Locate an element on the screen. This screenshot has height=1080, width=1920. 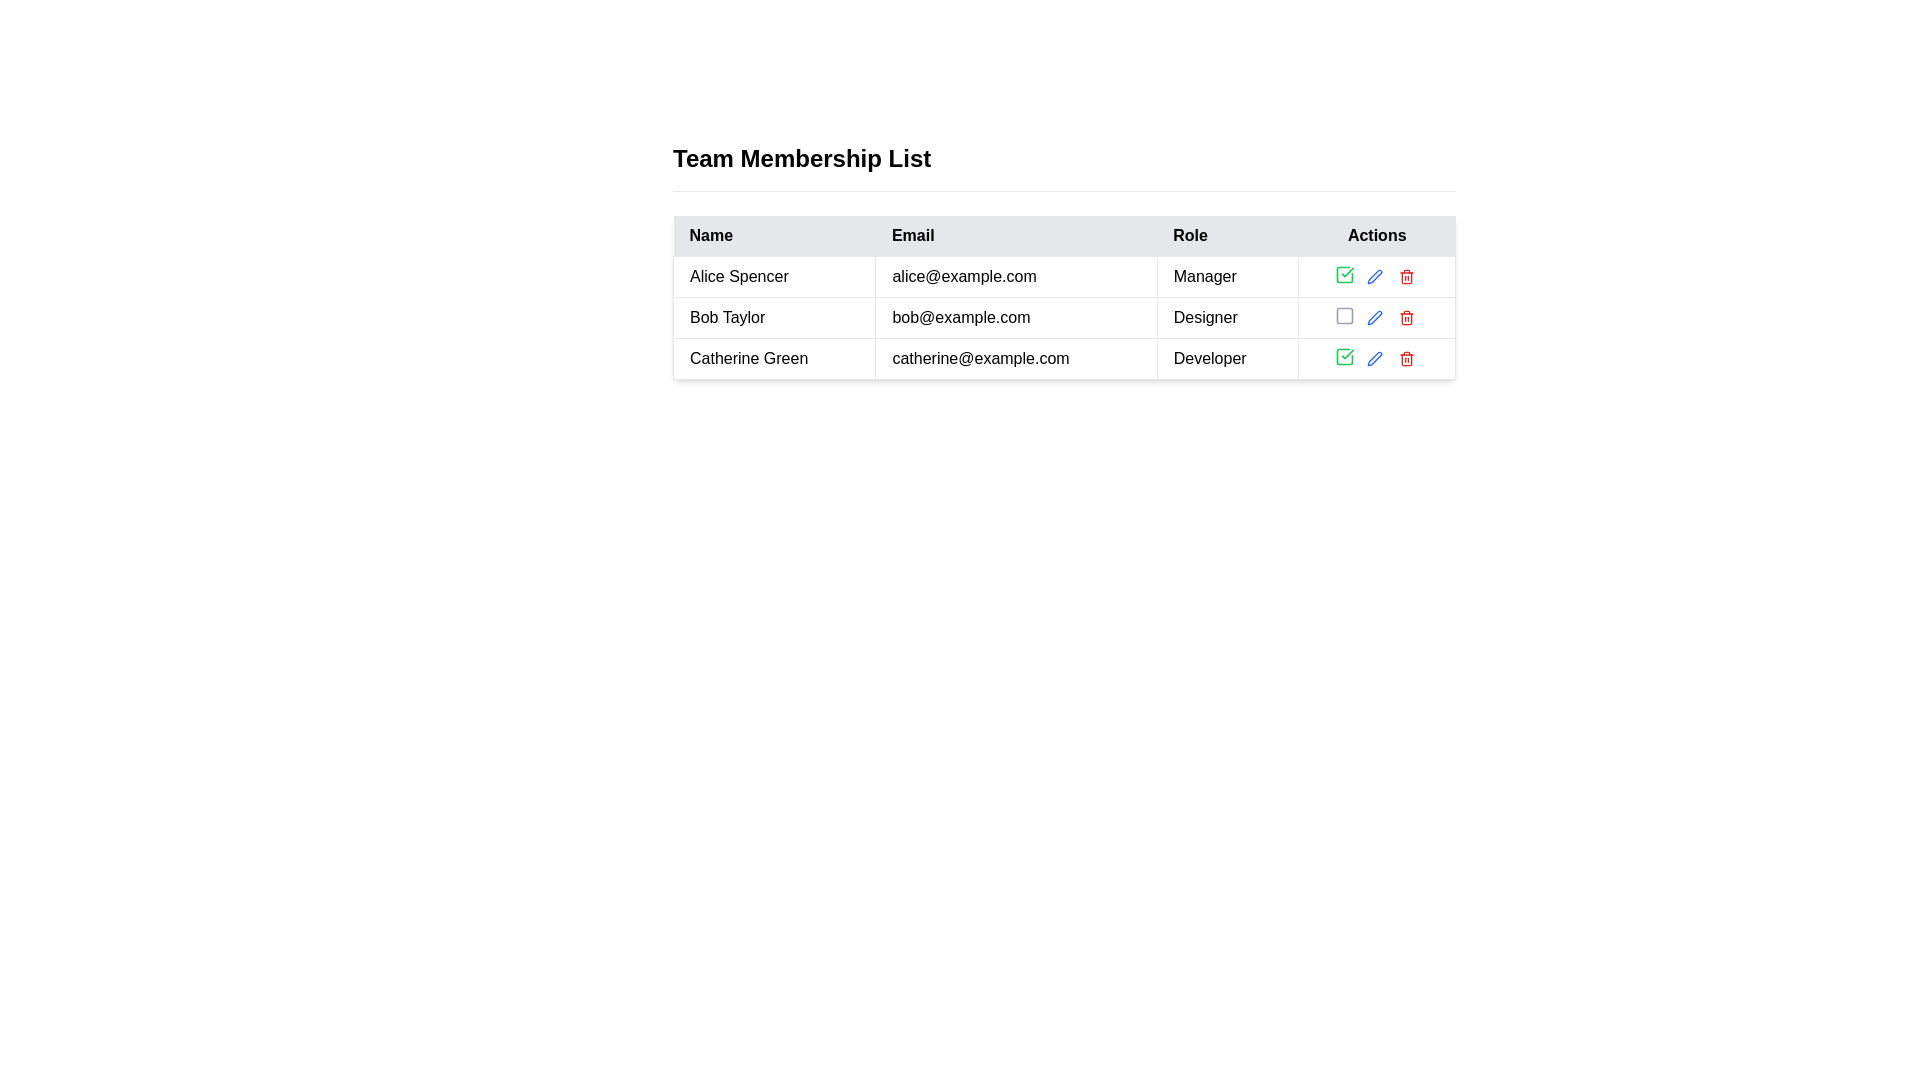
the blank table cell in the 'Actions' column for the row corresponding to 'Bob Taylor - Designer' is located at coordinates (1376, 316).